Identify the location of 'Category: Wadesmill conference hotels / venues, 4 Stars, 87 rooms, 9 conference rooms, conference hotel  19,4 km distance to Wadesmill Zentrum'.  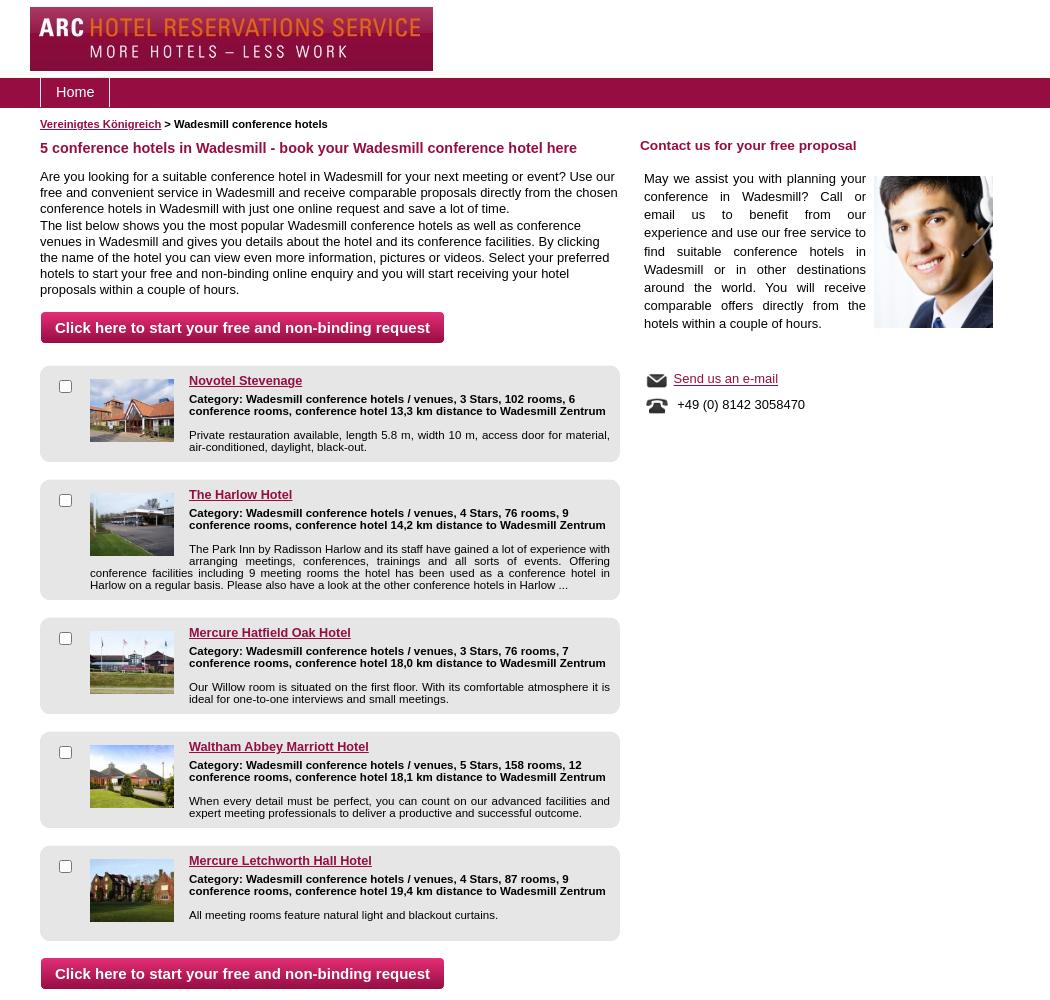
(397, 885).